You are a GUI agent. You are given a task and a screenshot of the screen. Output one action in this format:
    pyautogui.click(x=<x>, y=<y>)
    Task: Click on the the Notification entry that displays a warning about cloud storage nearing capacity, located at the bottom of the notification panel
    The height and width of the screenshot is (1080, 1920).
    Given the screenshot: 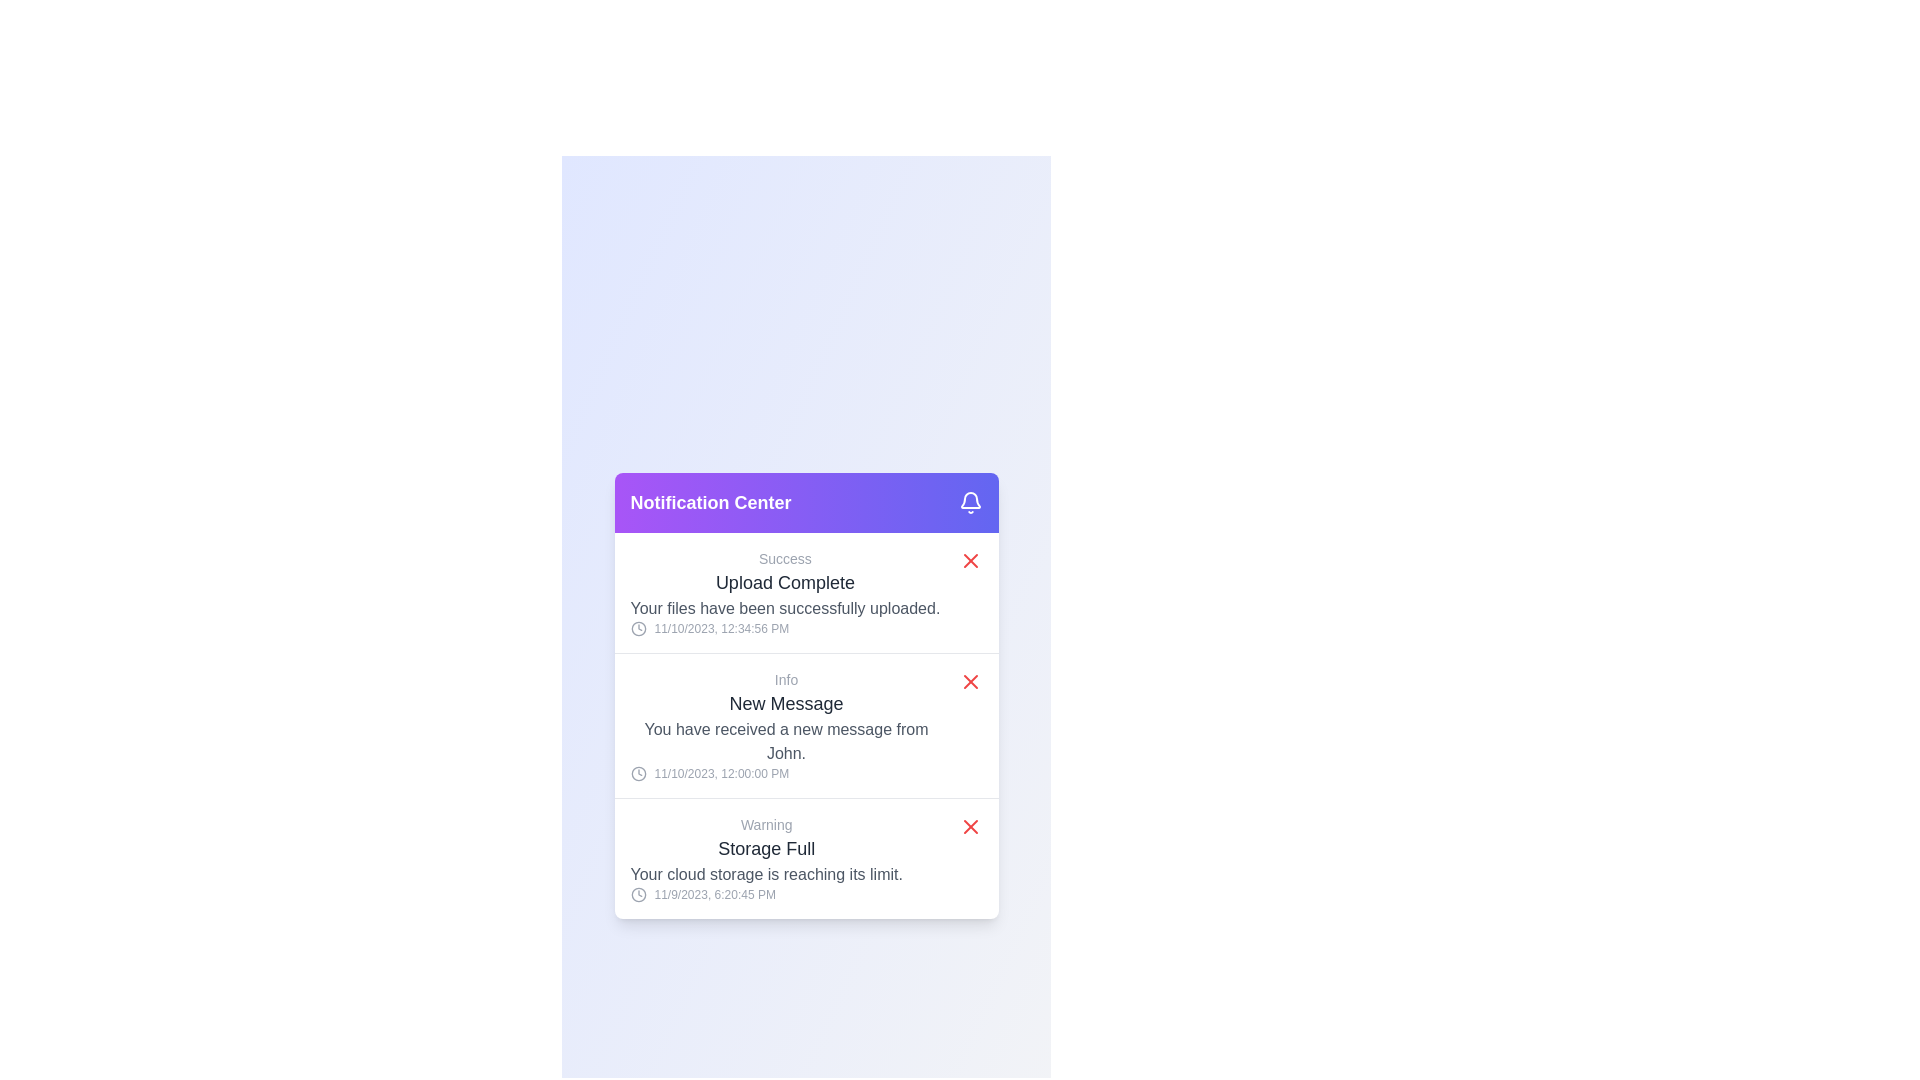 What is the action you would take?
    pyautogui.click(x=806, y=857)
    